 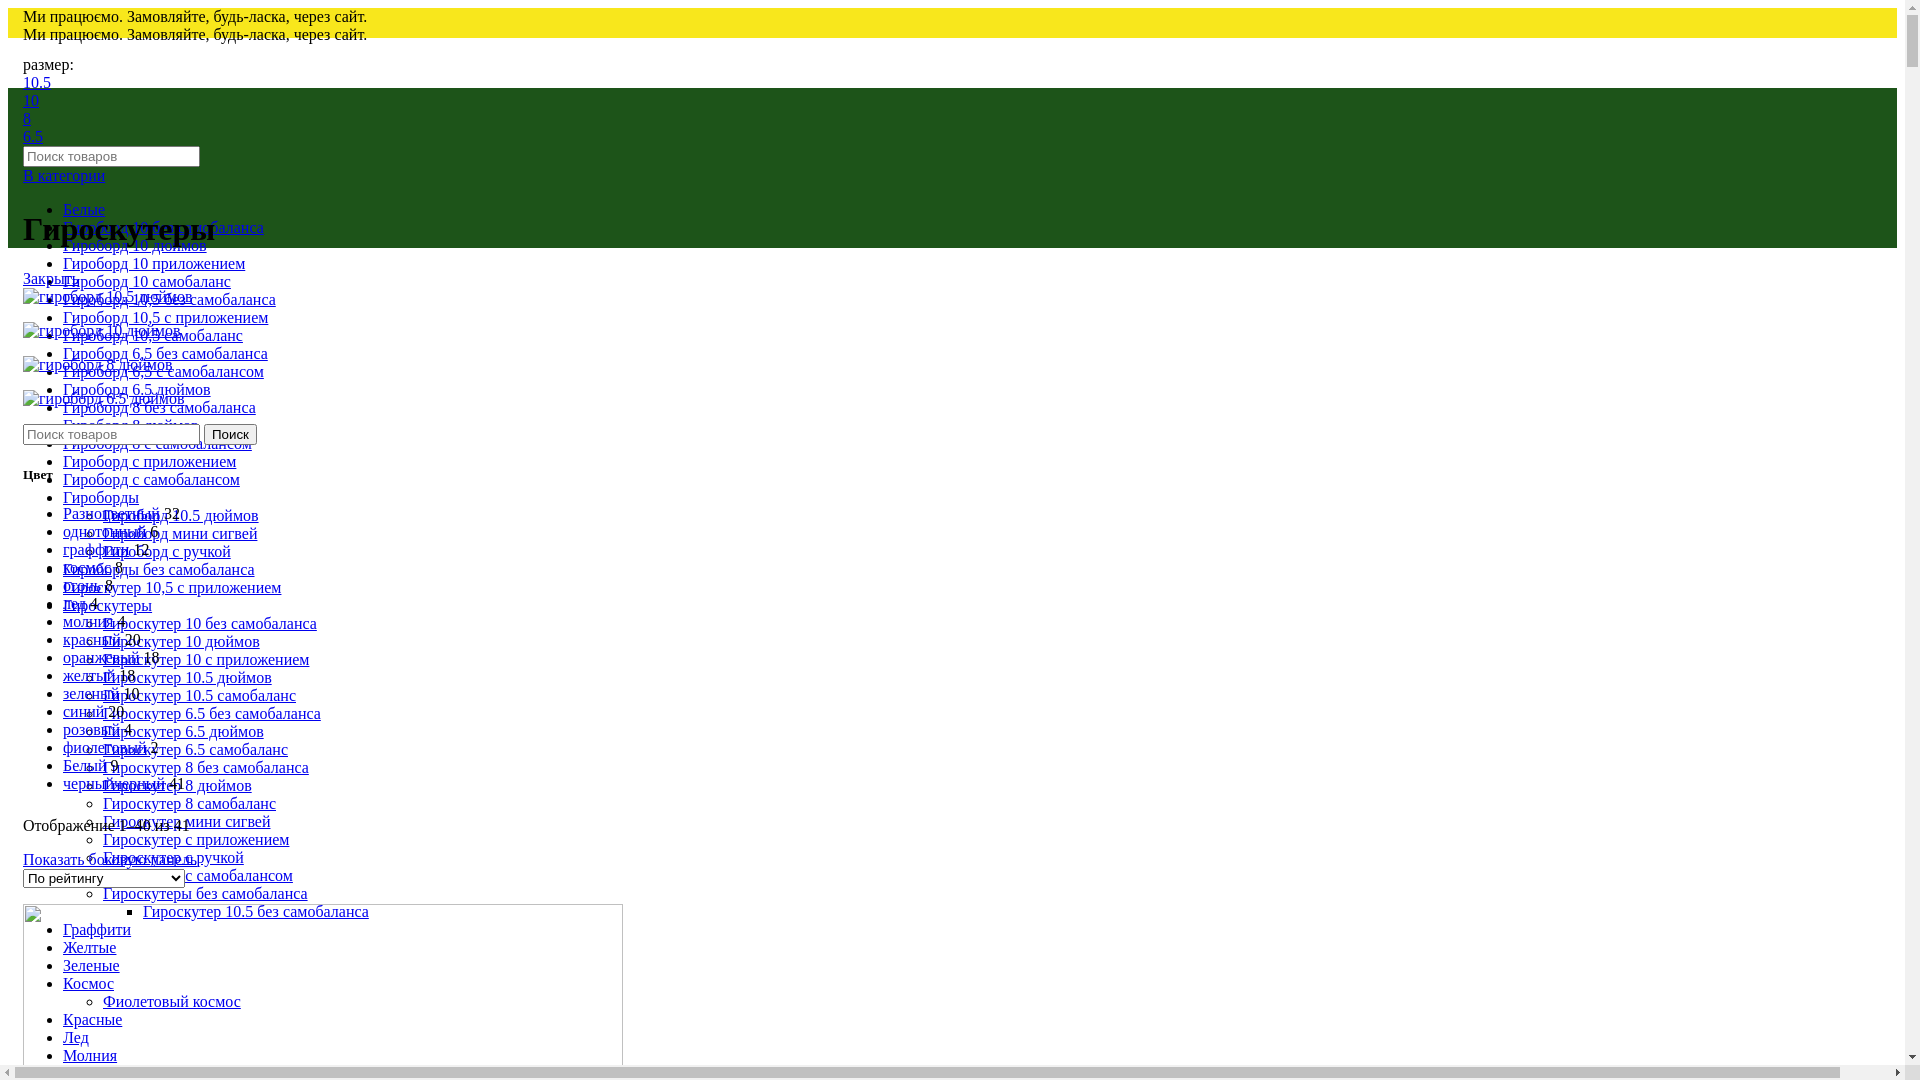 What do you see at coordinates (27, 118) in the screenshot?
I see `'8'` at bounding box center [27, 118].